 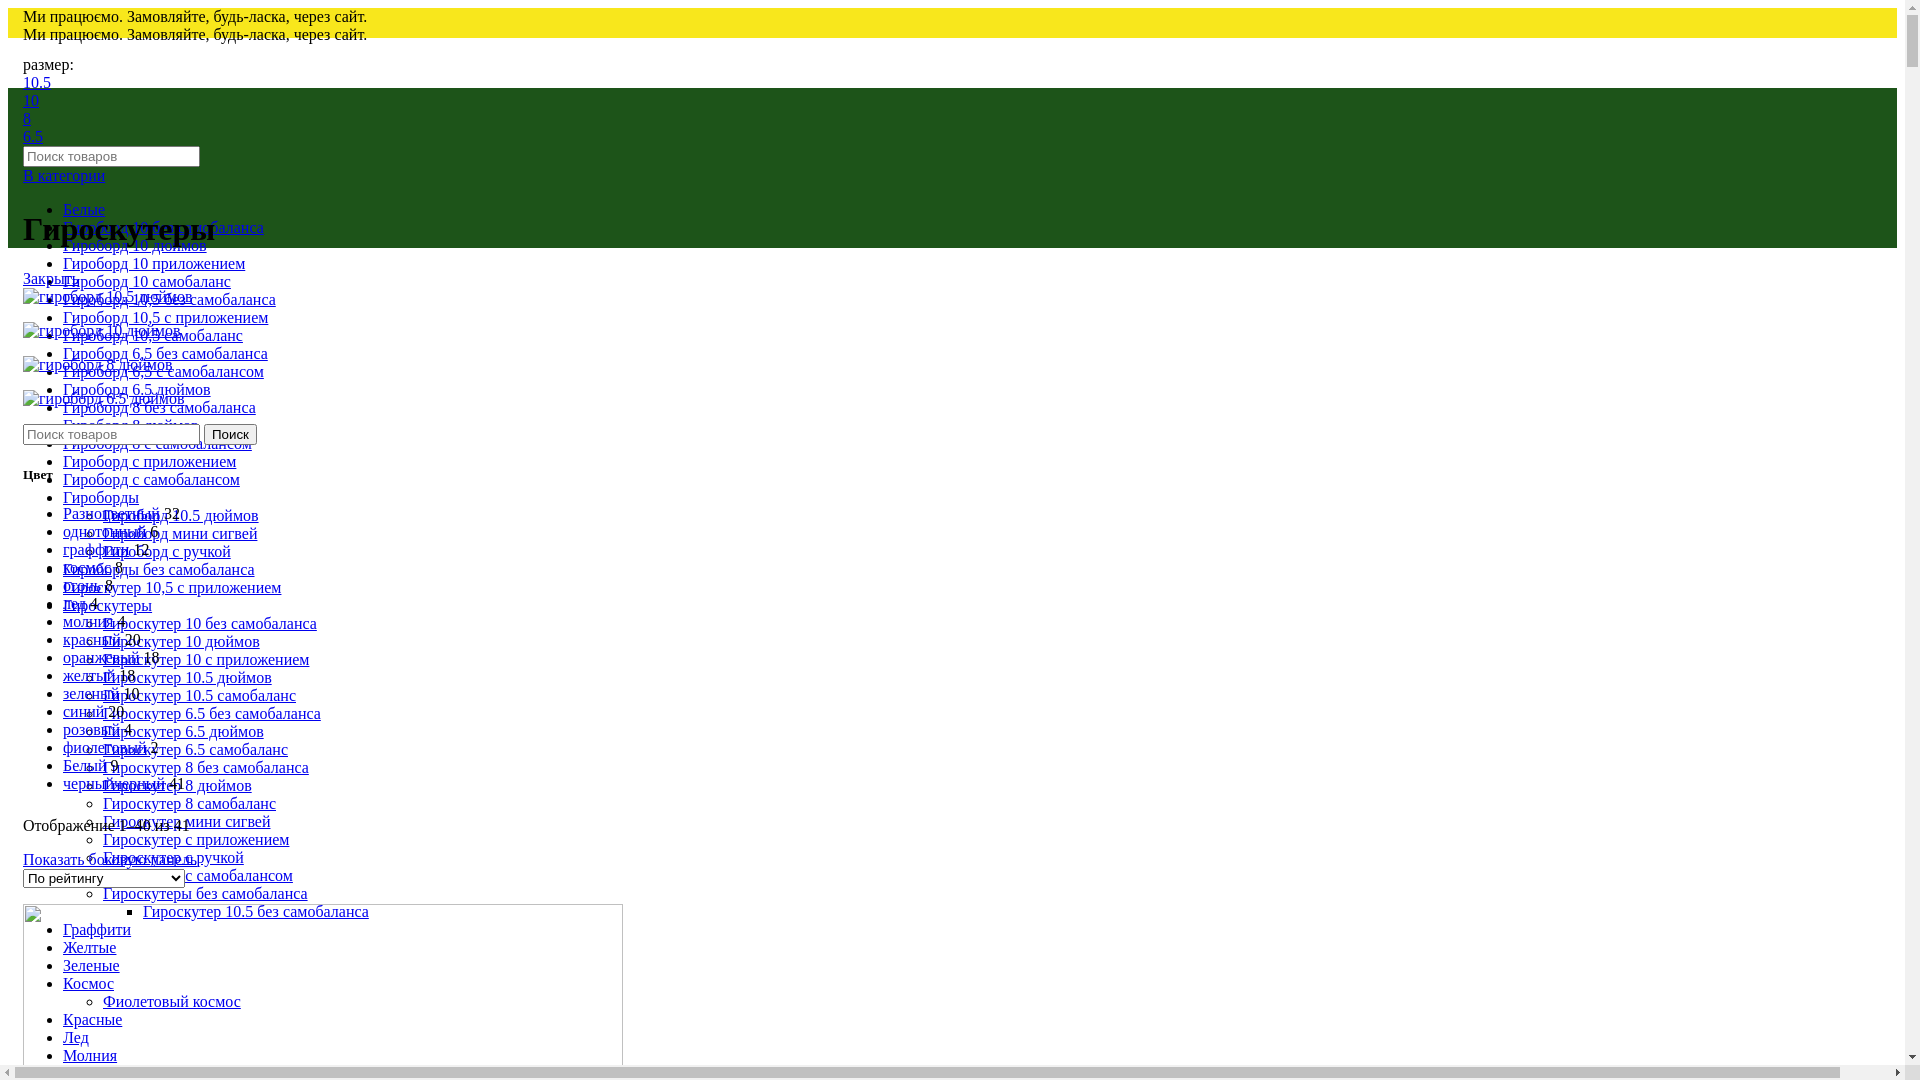 What do you see at coordinates (27, 118) in the screenshot?
I see `'8'` at bounding box center [27, 118].